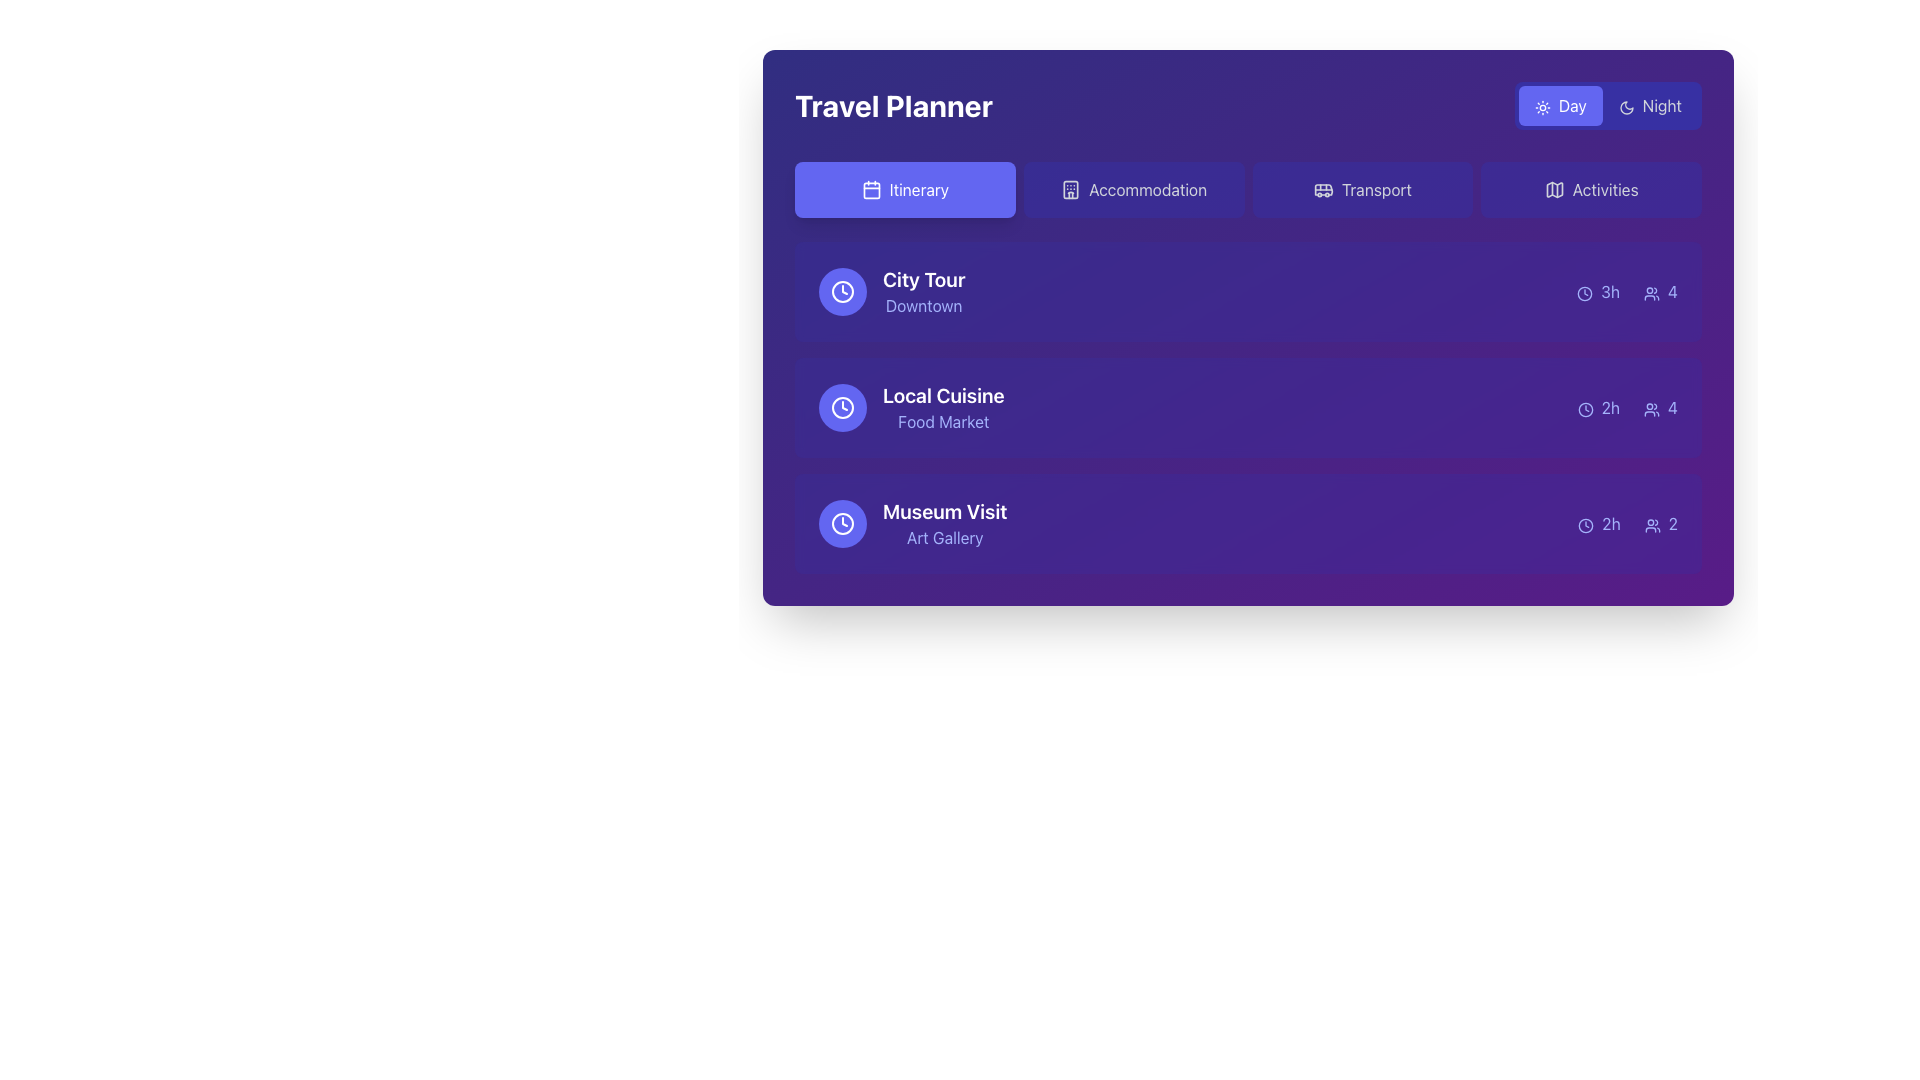  I want to click on the crescent moon icon in the top-right corner of the UI, so click(1626, 107).